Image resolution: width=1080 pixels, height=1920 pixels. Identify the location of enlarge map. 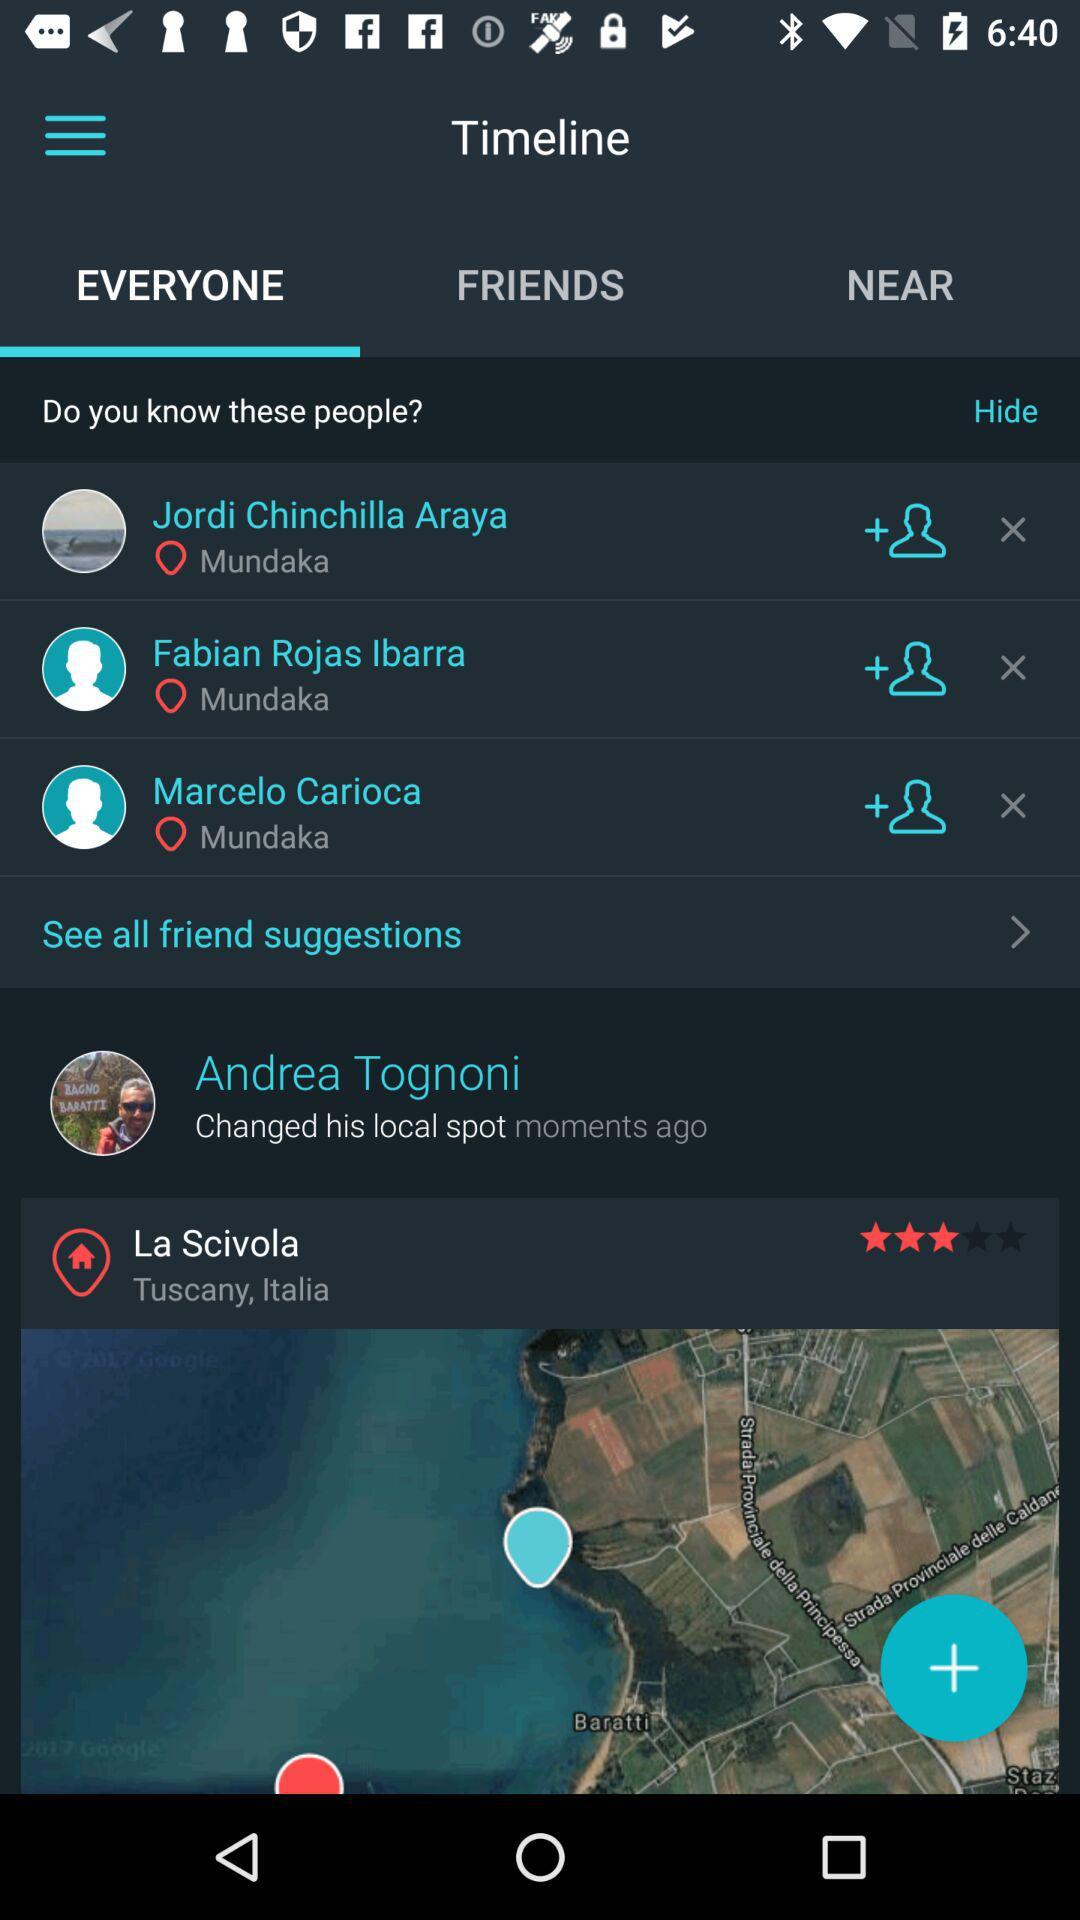
(540, 1560).